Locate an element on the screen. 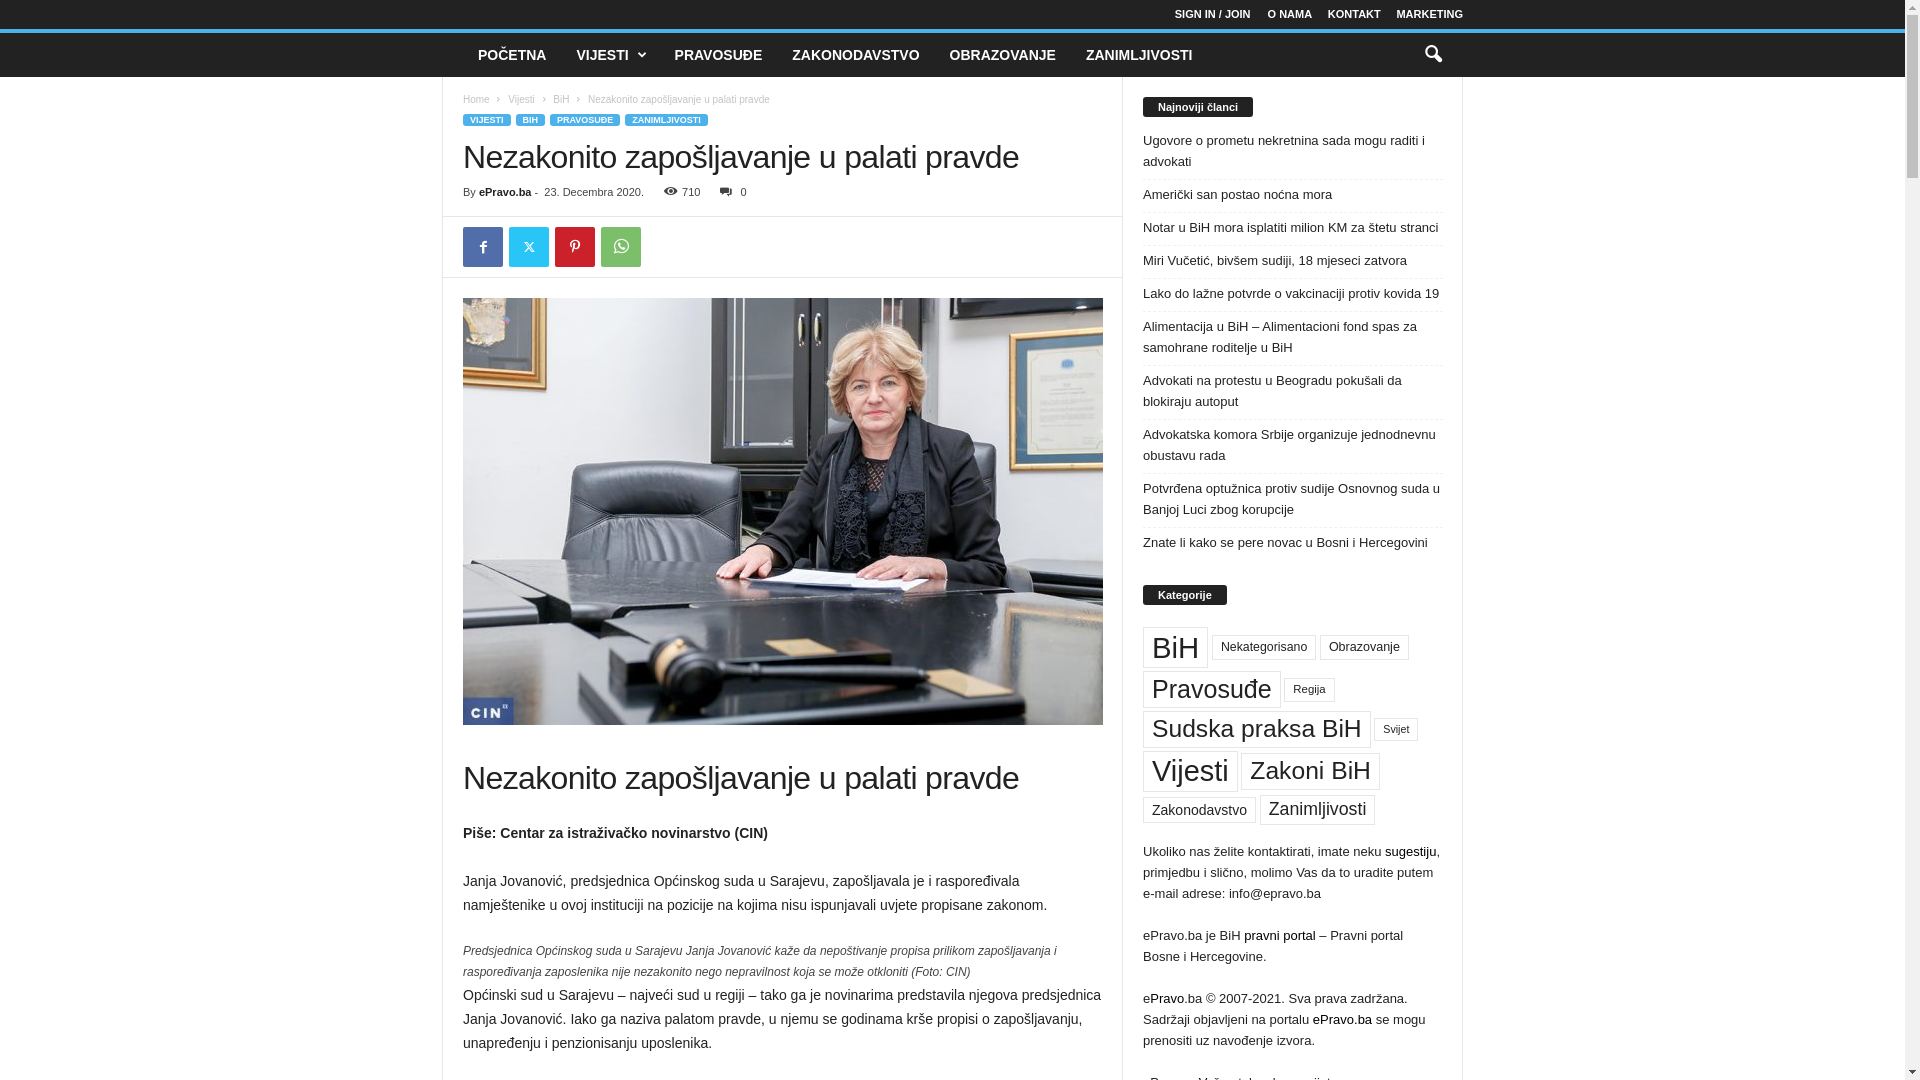  'Obrazovanje' is located at coordinates (1363, 647).